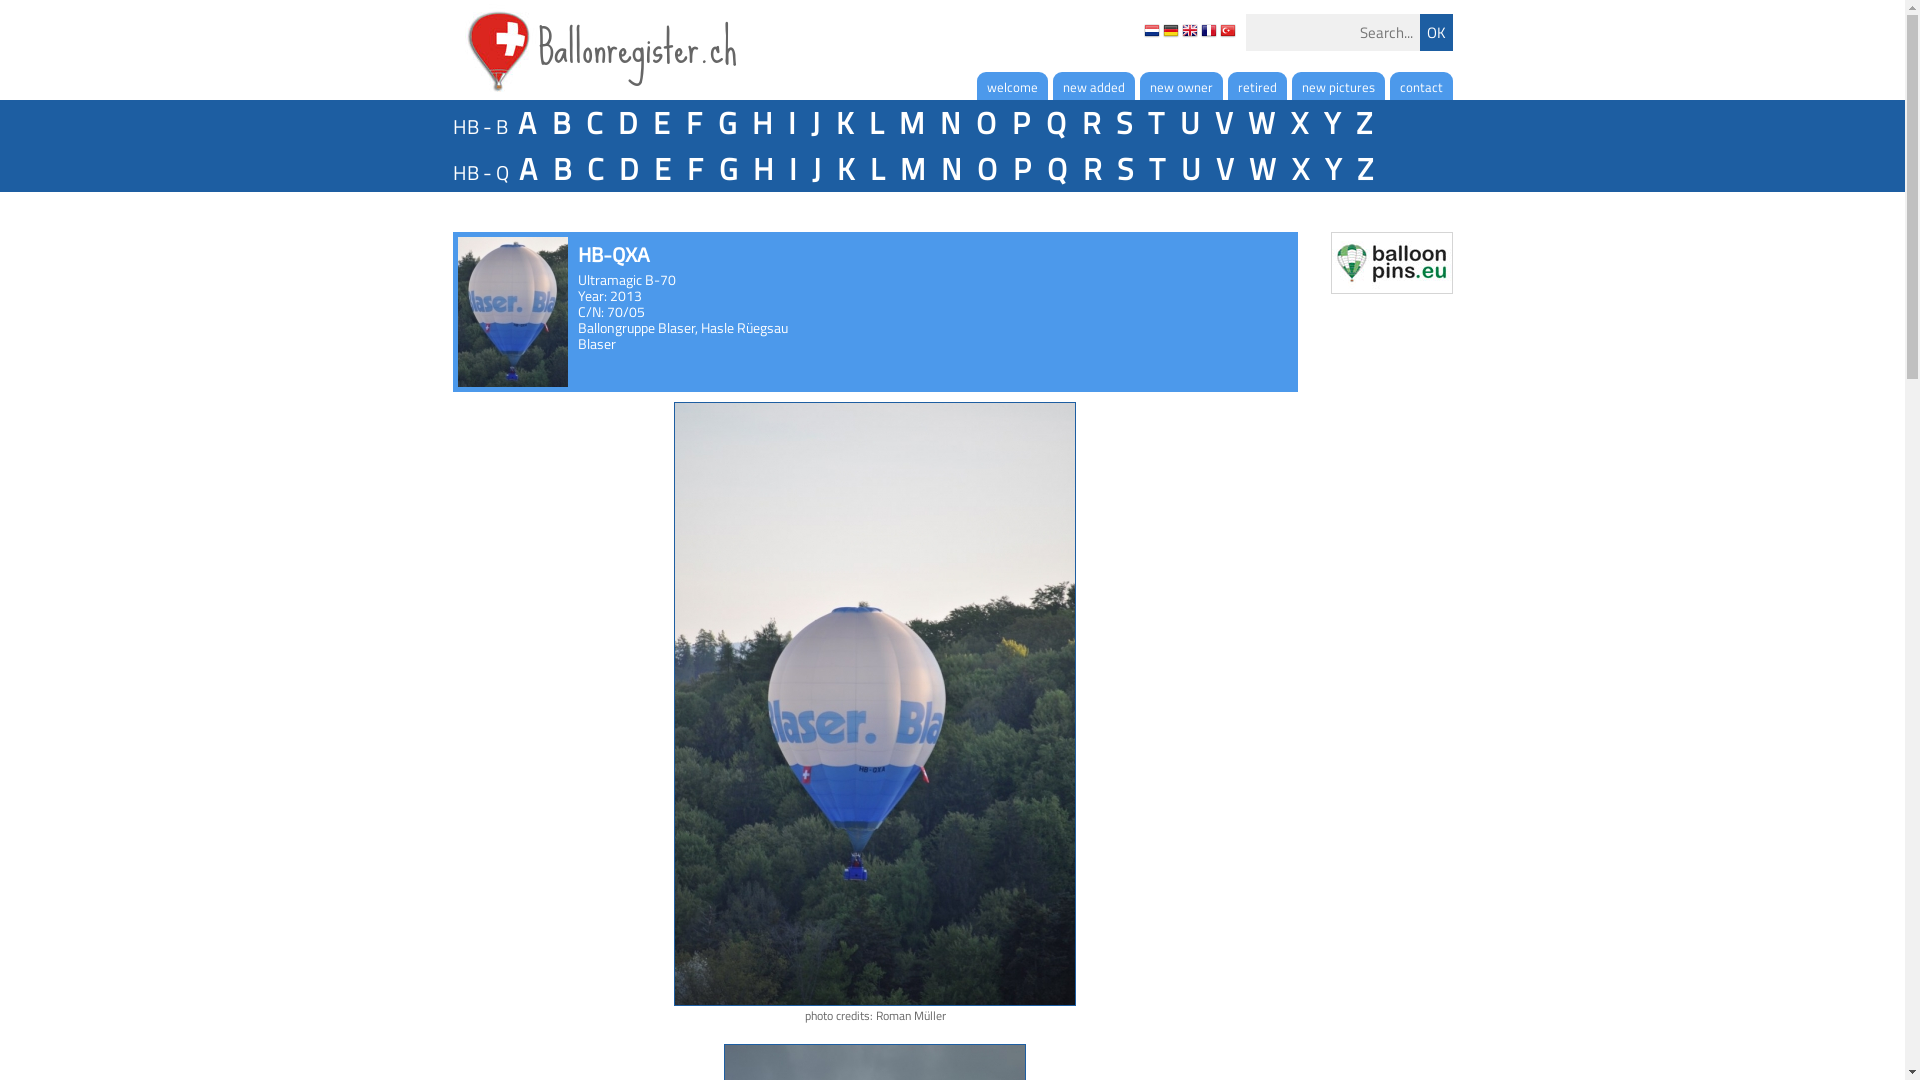 The image size is (1920, 1080). I want to click on 'F', so click(680, 123).